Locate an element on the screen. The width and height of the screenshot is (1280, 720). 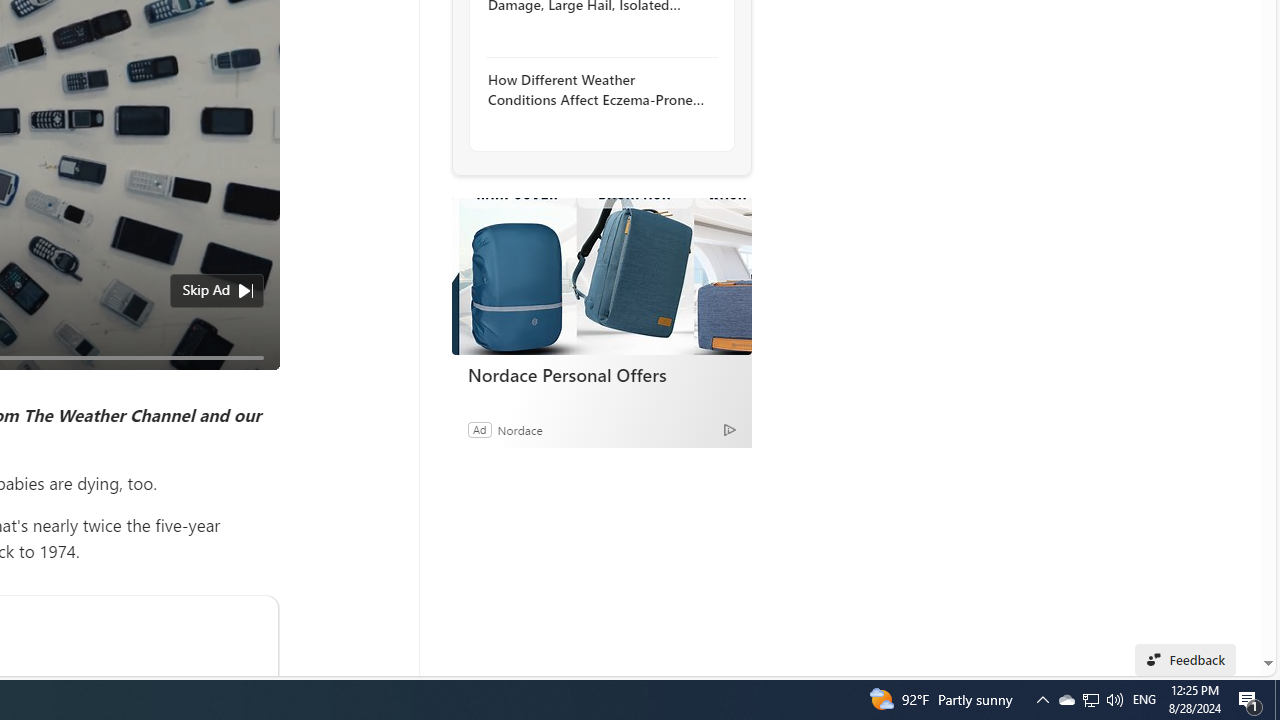
'Ad Choice' is located at coordinates (728, 428).